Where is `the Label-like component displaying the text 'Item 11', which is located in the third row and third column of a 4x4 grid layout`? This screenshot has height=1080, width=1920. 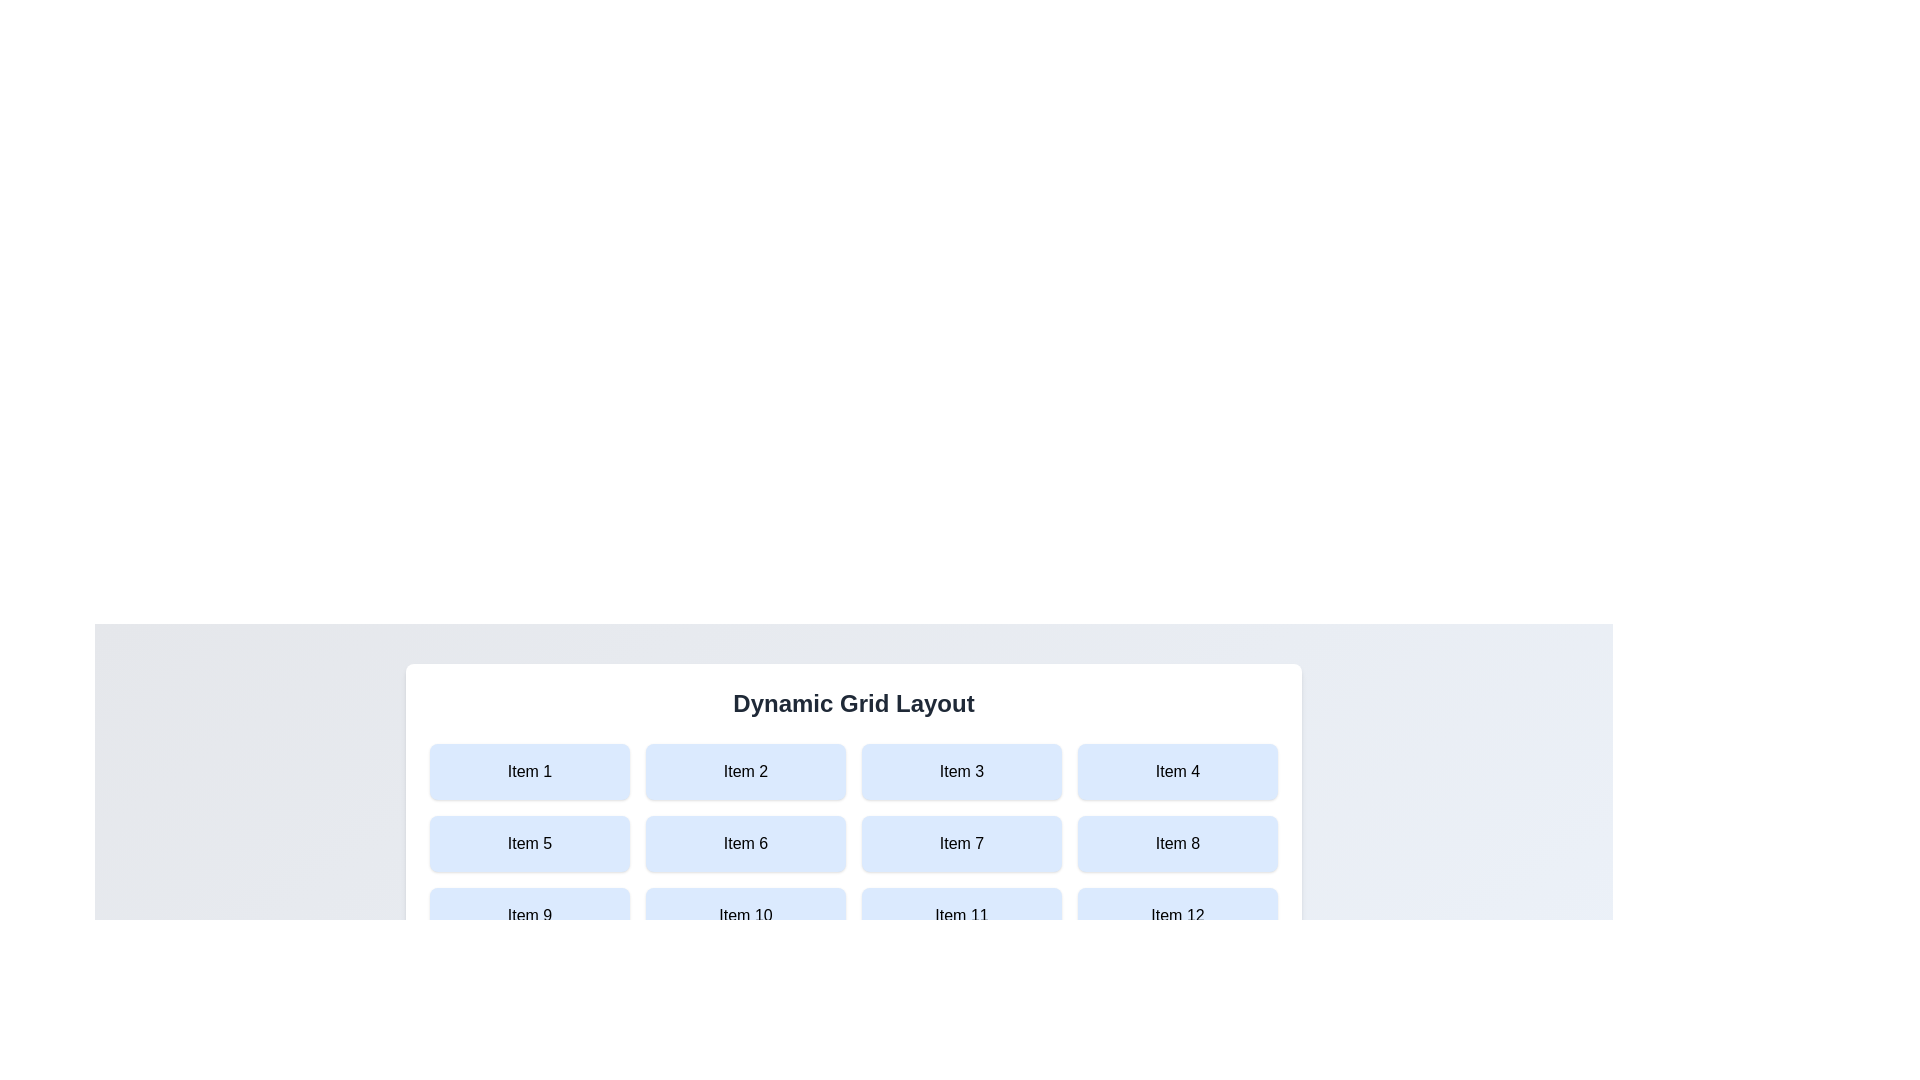
the Label-like component displaying the text 'Item 11', which is located in the third row and third column of a 4x4 grid layout is located at coordinates (961, 915).